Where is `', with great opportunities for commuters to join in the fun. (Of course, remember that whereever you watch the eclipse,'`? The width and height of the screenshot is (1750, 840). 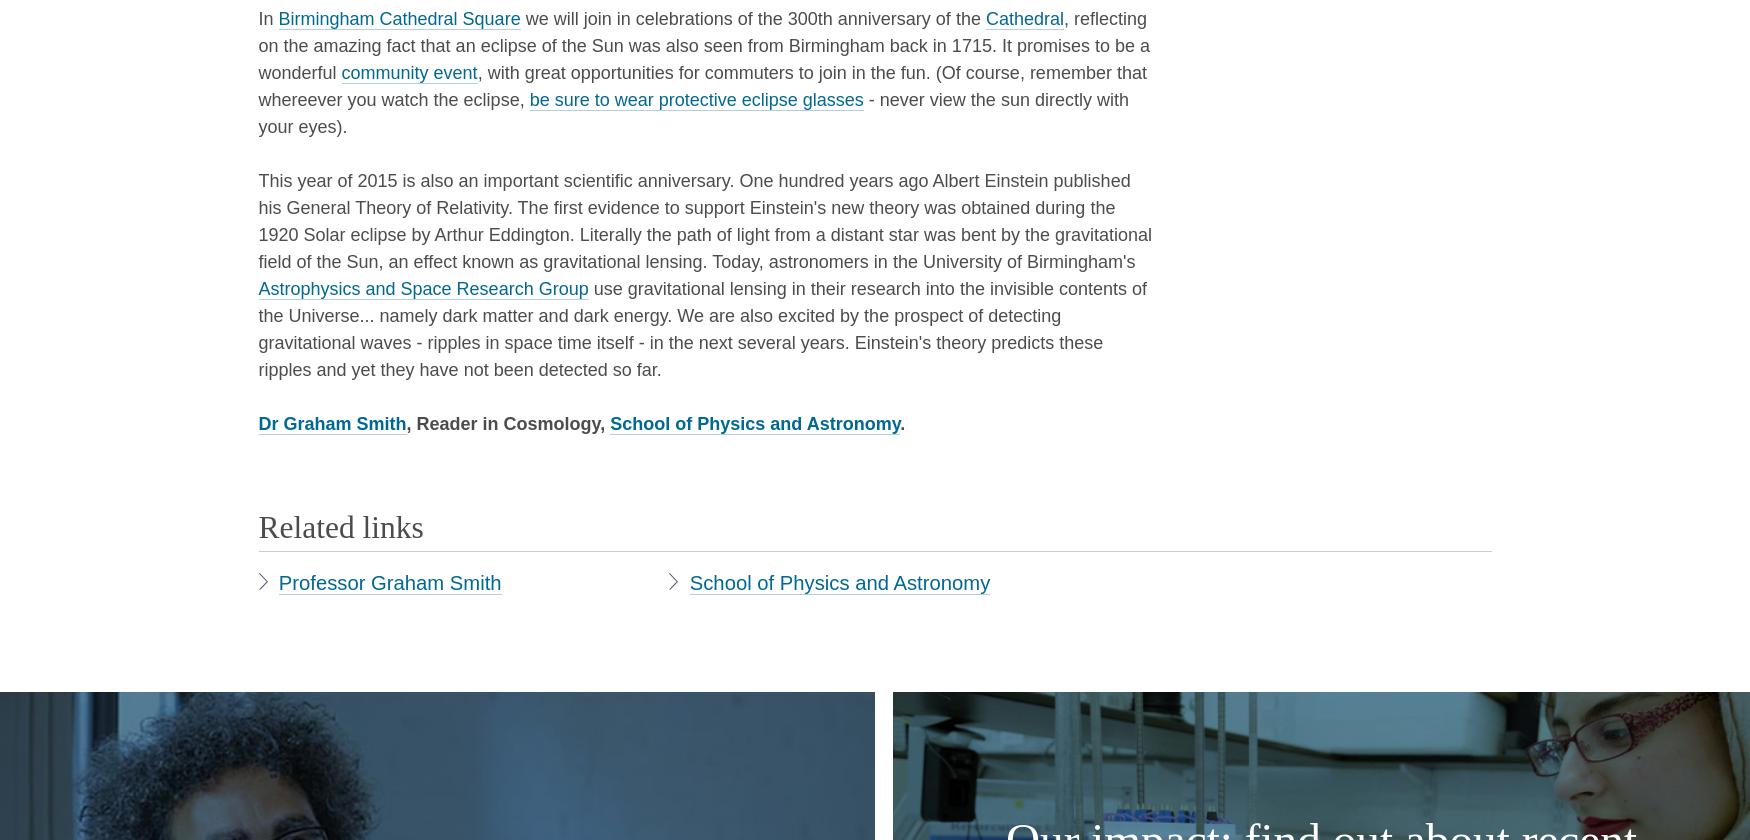 ', with great opportunities for commuters to join in the fun. (Of course, remember that whereever you watch the eclipse,' is located at coordinates (701, 85).